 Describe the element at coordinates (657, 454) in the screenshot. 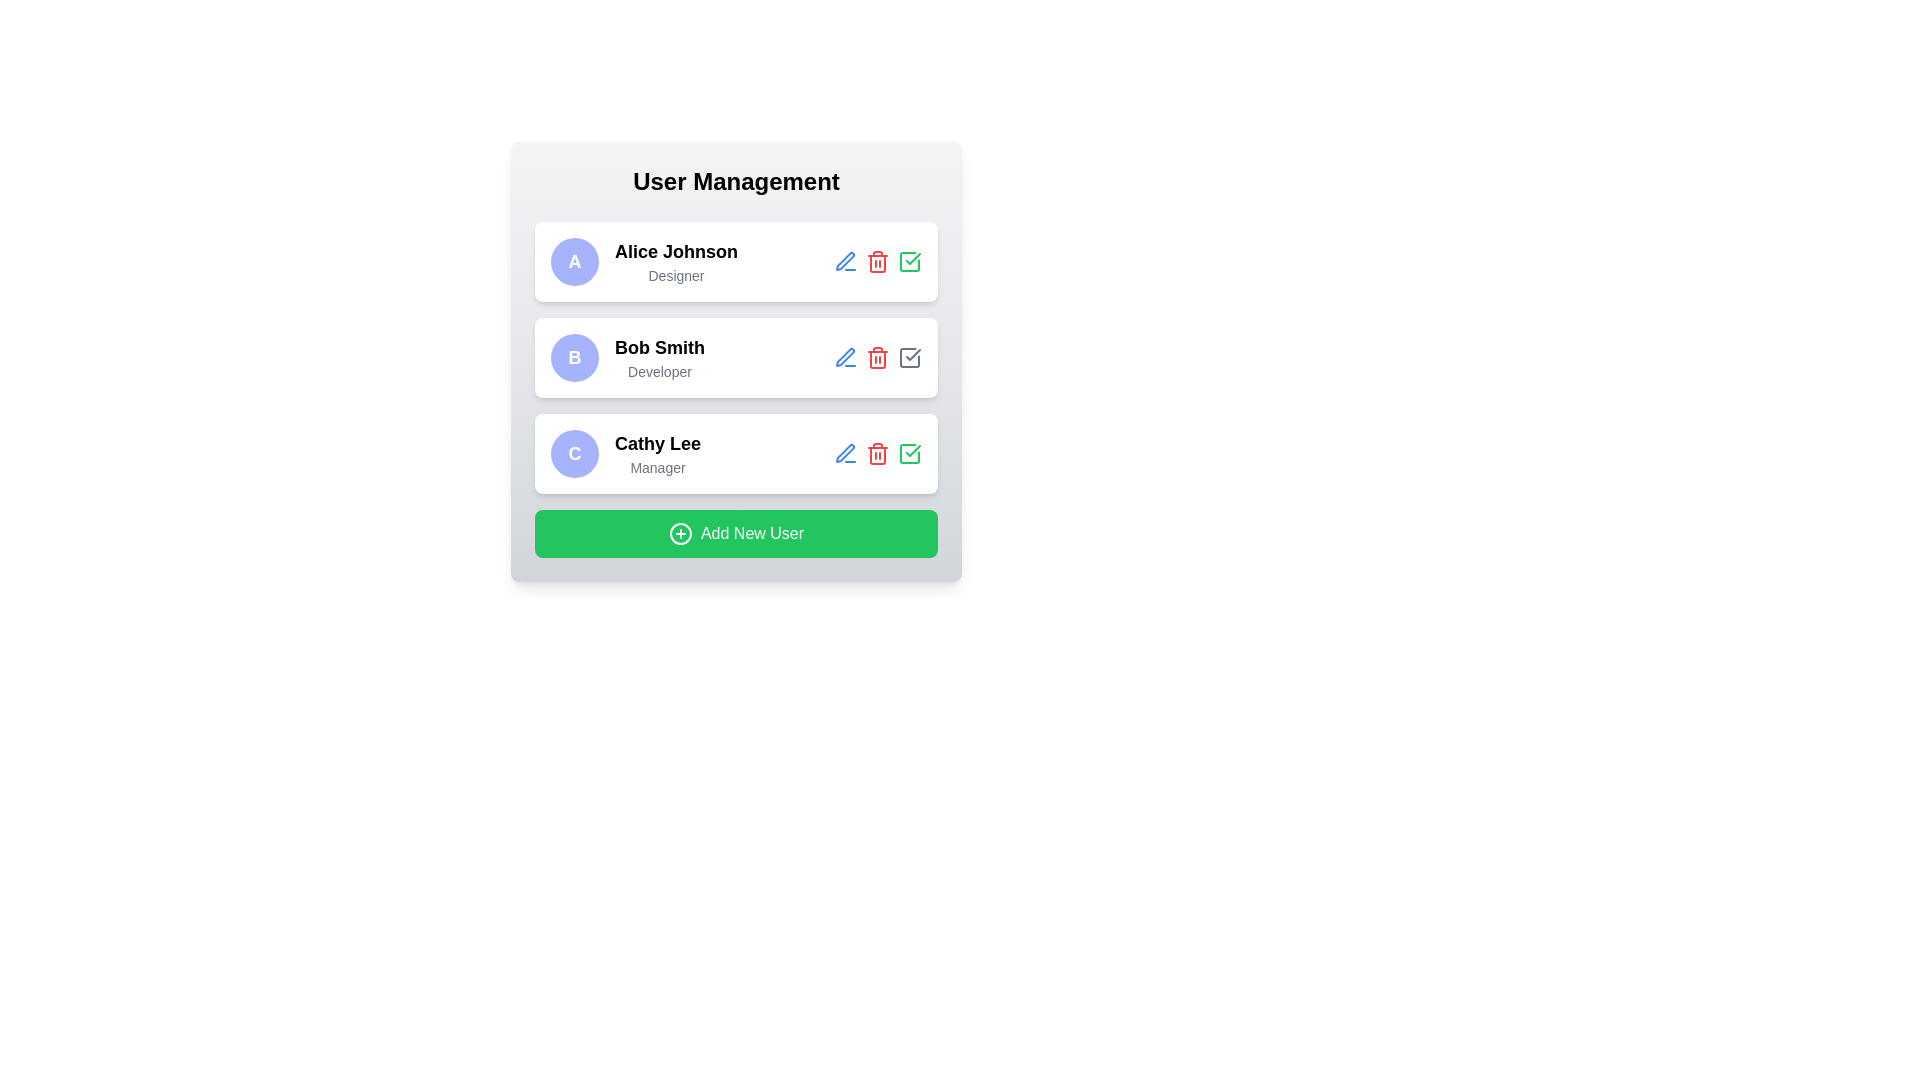

I see `the text display element showing the name 'Cathy Lee' and the title 'Manager', located in the third row under 'User Management'` at that location.